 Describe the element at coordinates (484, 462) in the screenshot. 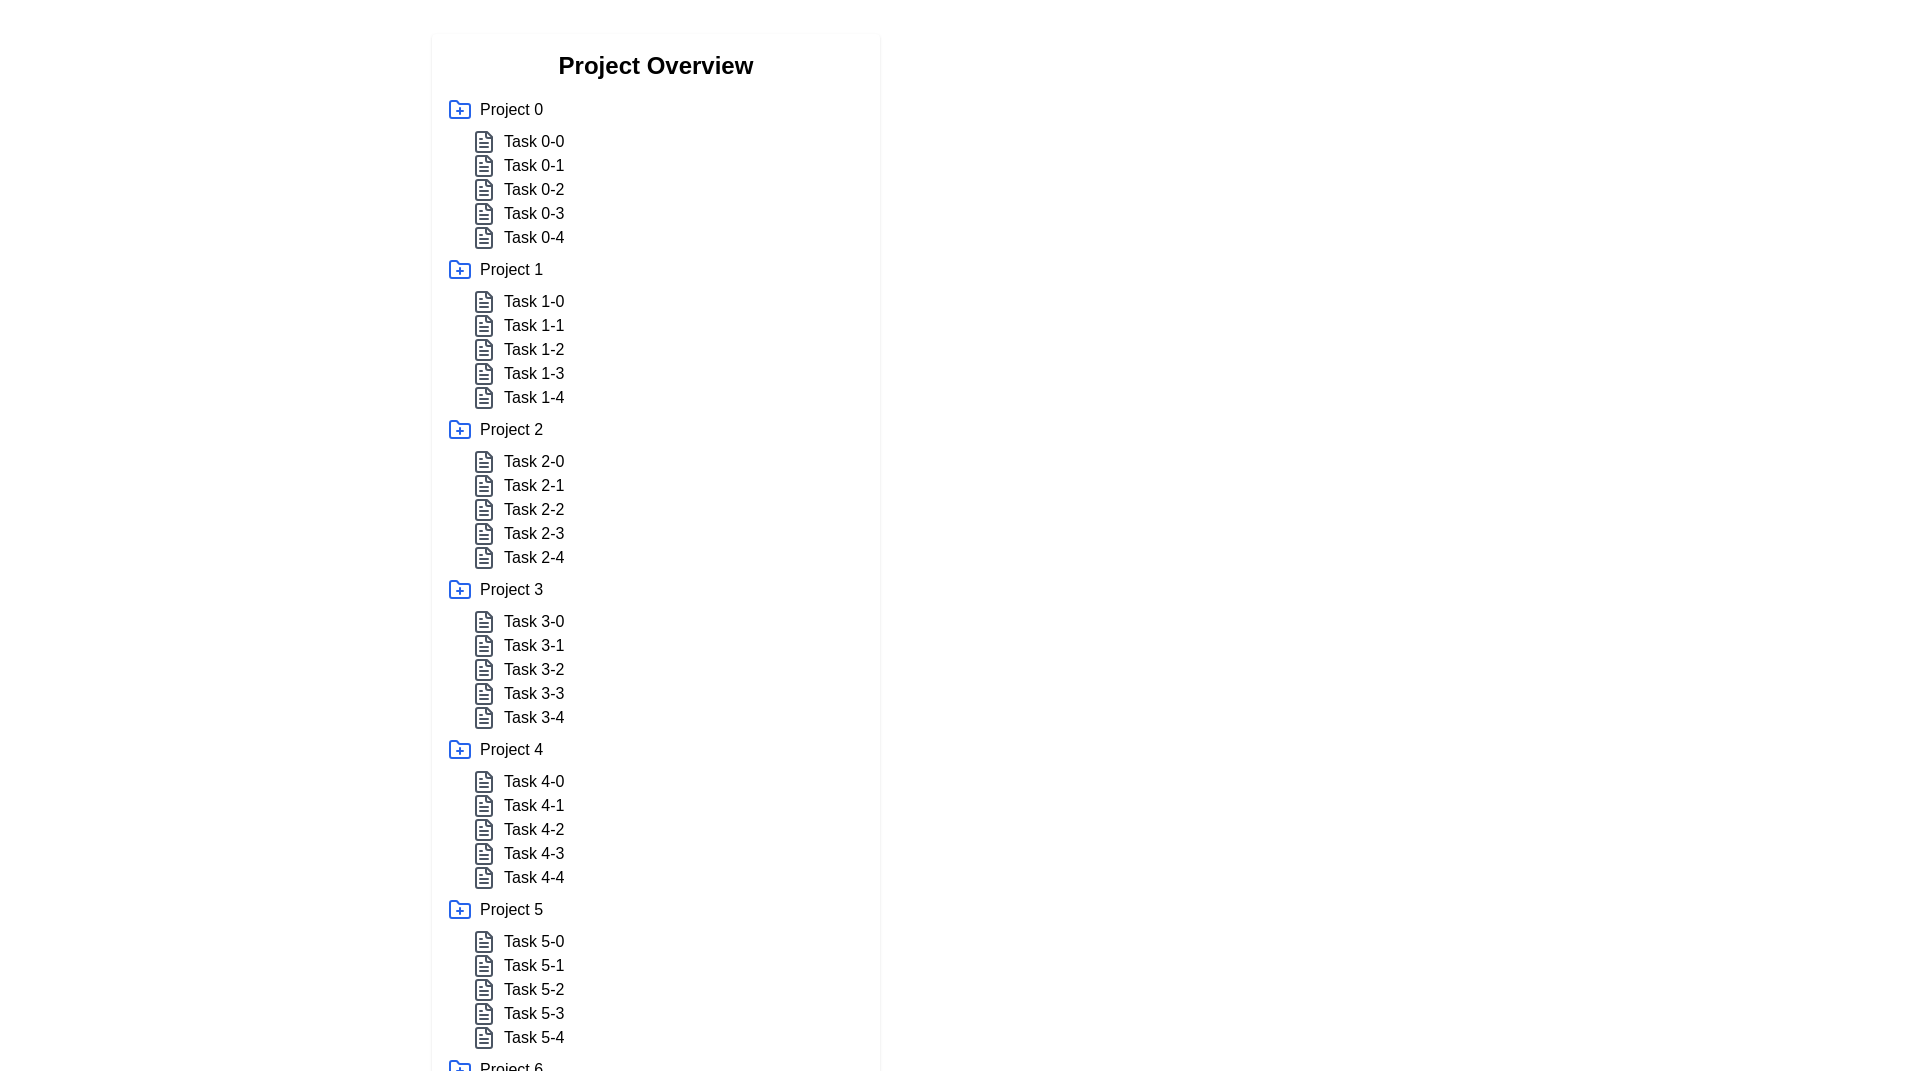

I see `the icon representing 'Task 2-0' located under 'Project 2' in the hierarchical list` at that location.